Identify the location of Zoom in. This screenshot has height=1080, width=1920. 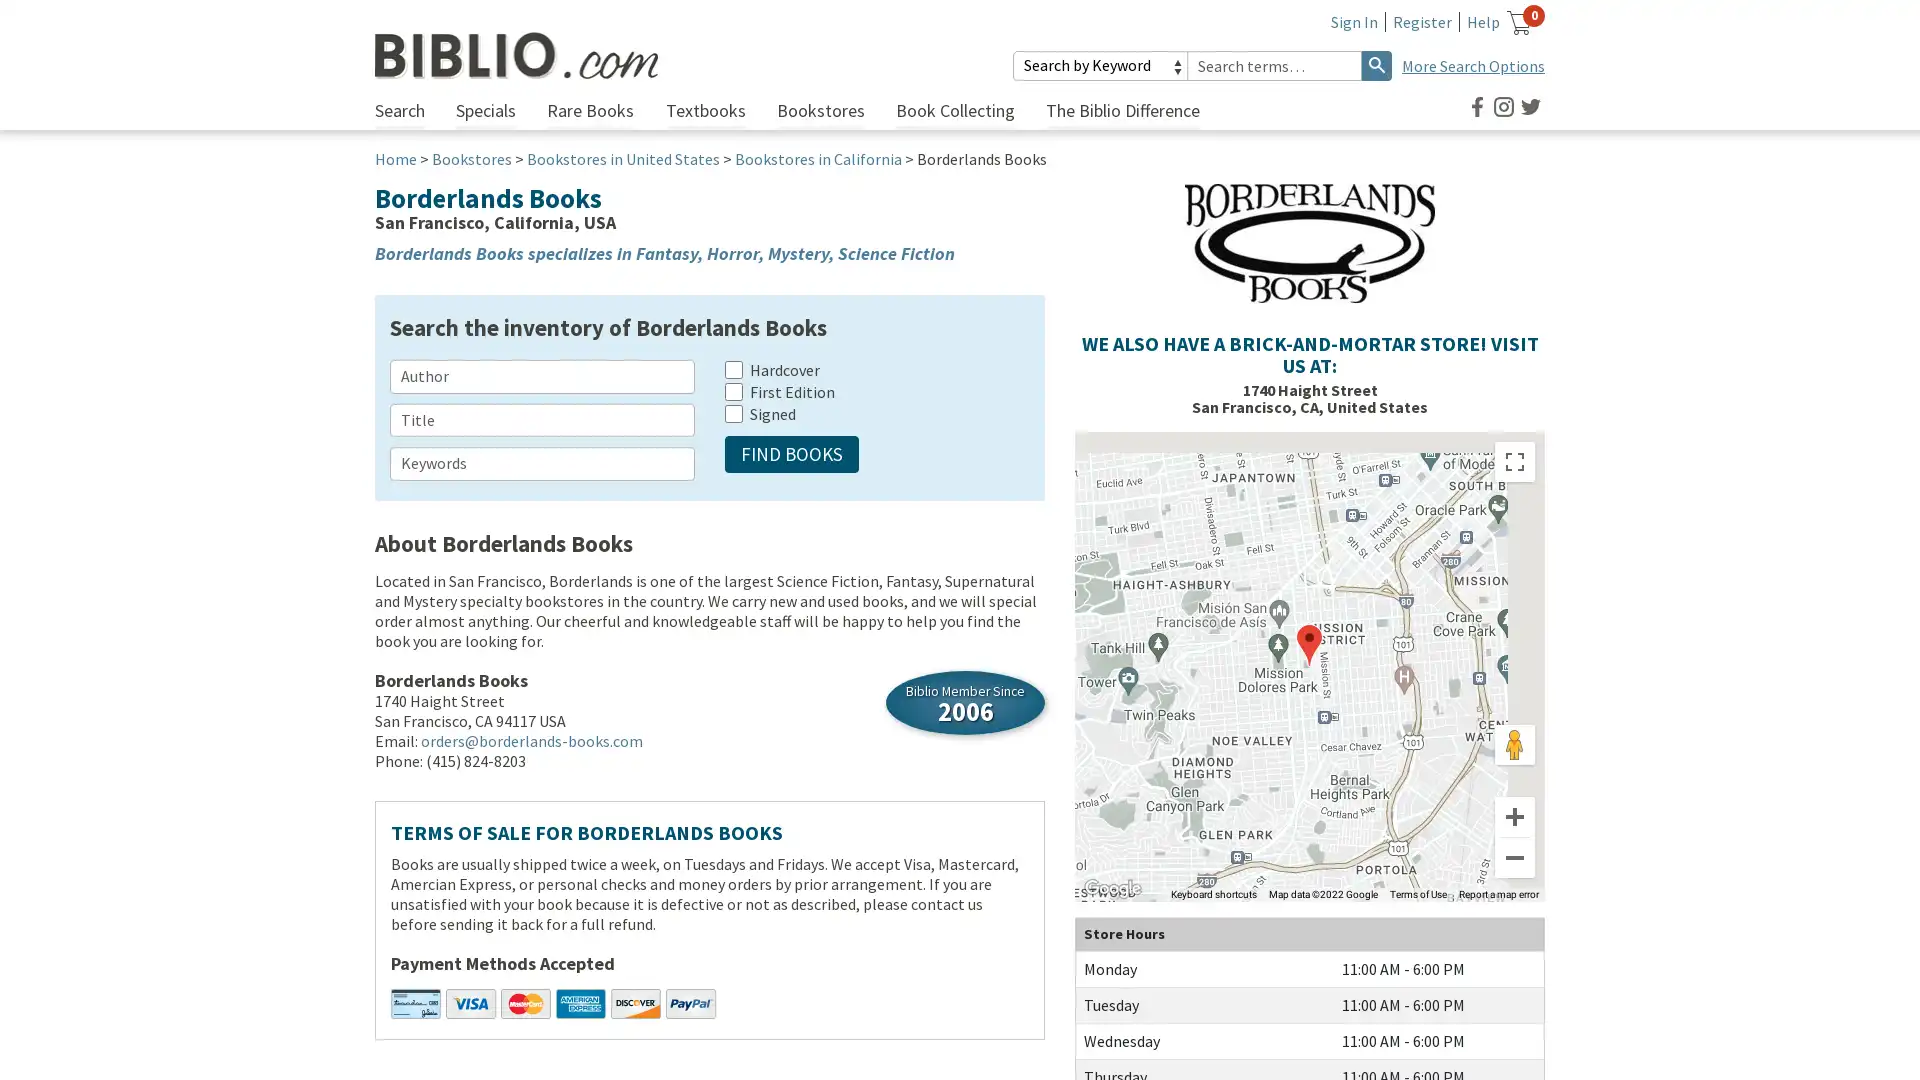
(1515, 817).